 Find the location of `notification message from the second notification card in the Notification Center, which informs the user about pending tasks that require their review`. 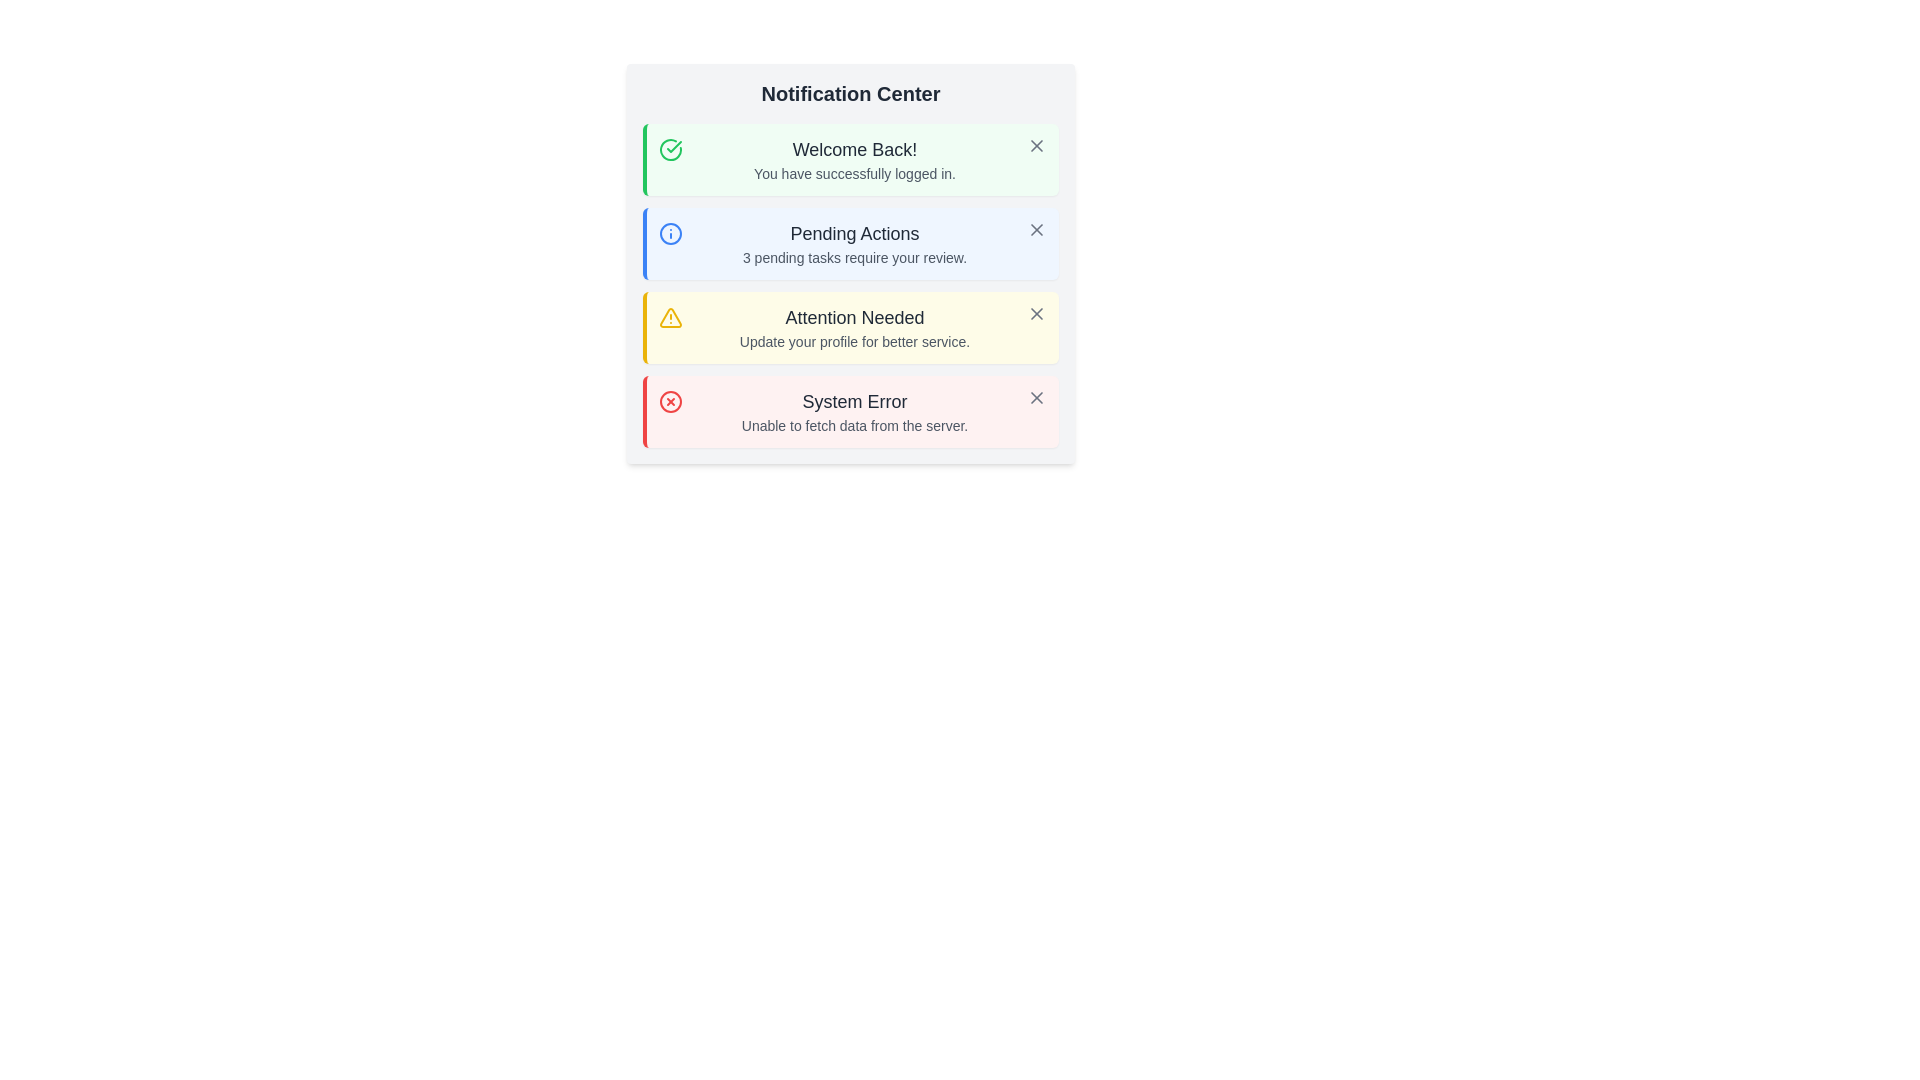

notification message from the second notification card in the Notification Center, which informs the user about pending tasks that require their review is located at coordinates (850, 242).